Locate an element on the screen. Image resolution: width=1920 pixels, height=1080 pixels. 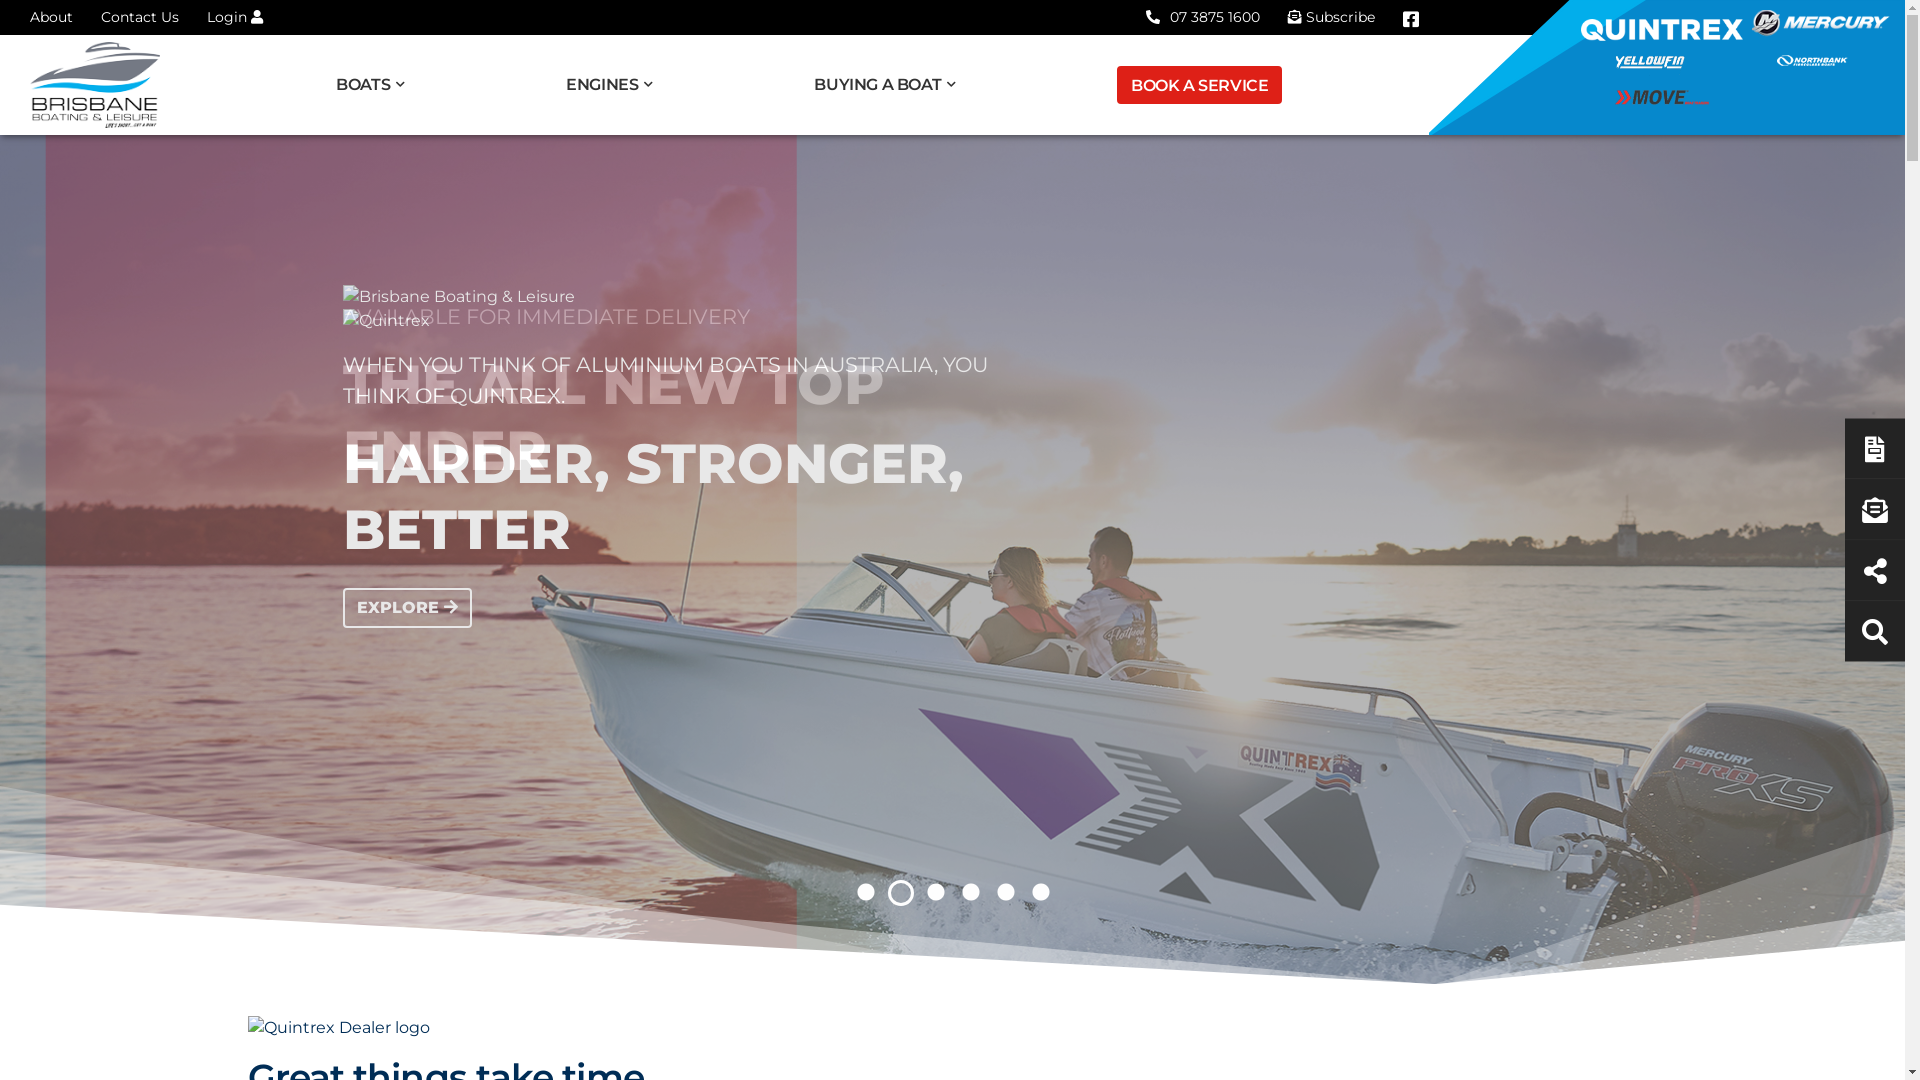
'Login' is located at coordinates (235, 16).